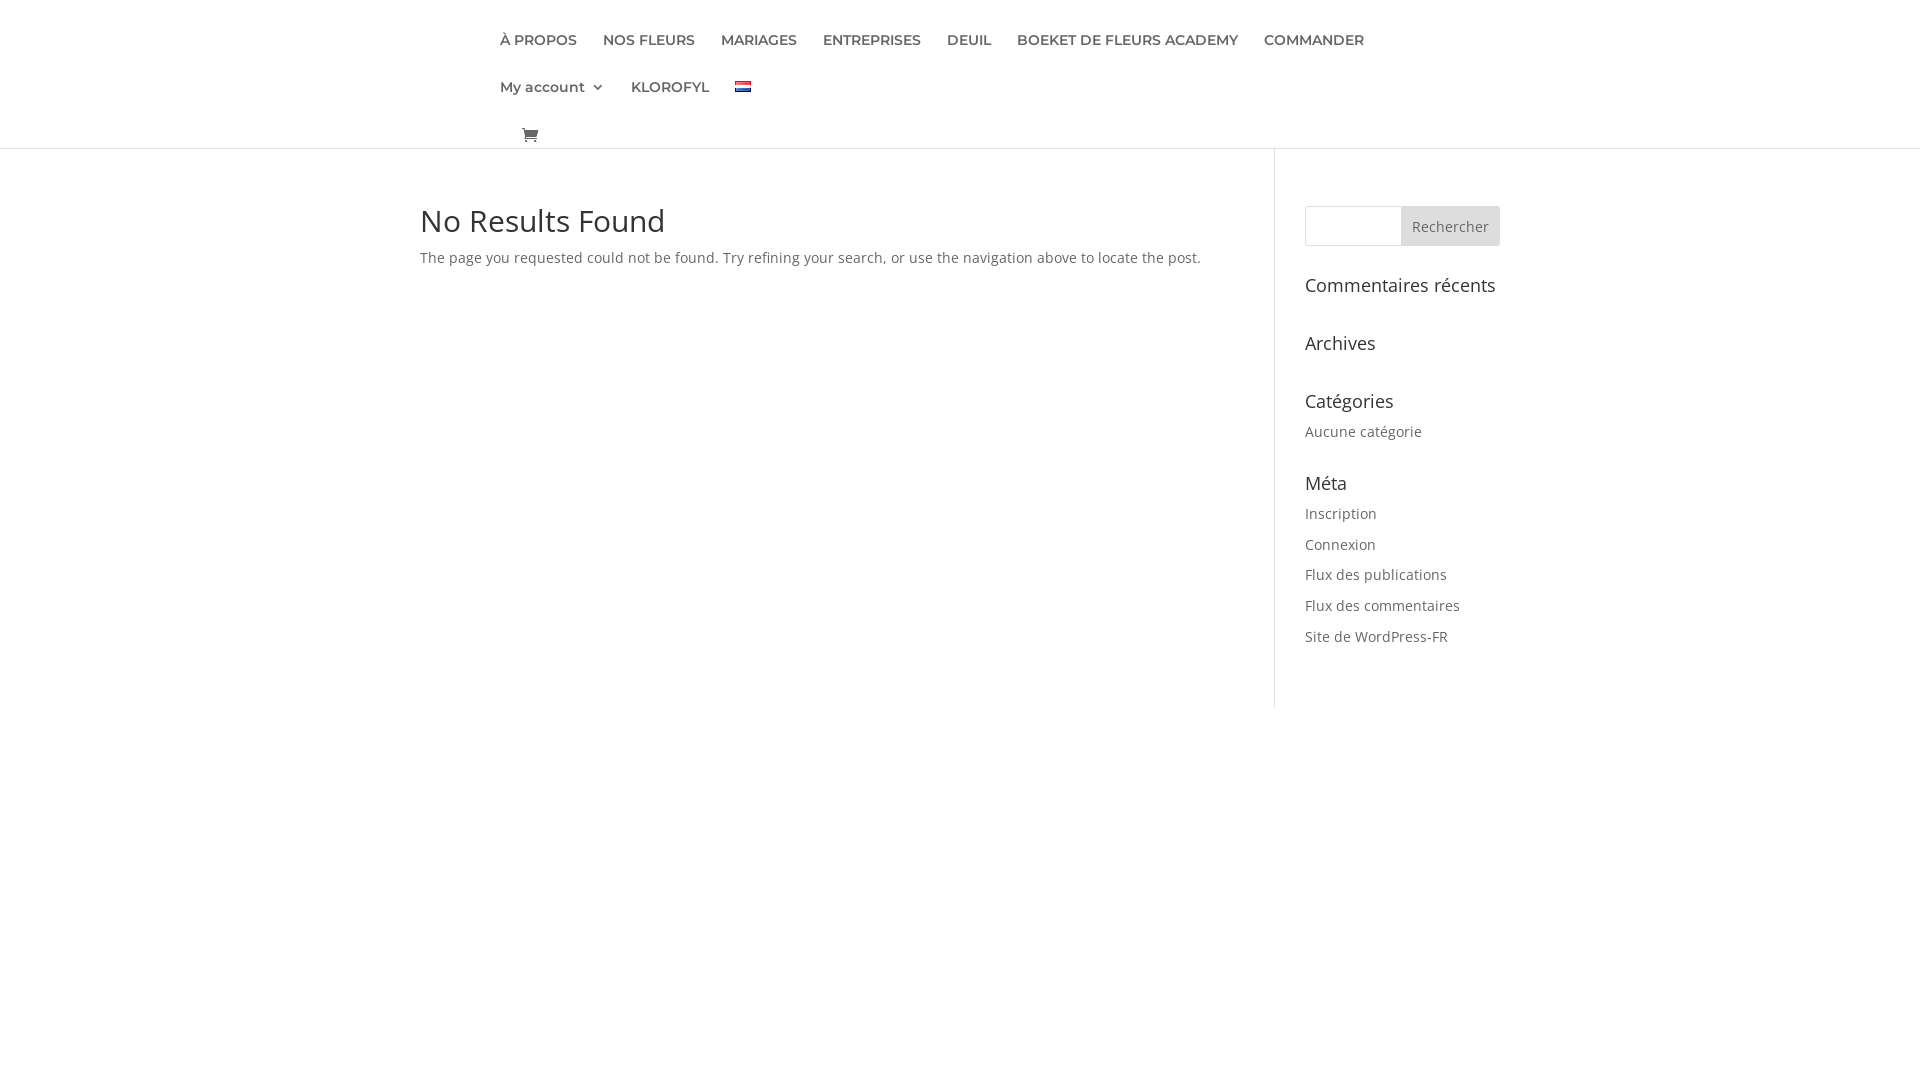  What do you see at coordinates (1375, 636) in the screenshot?
I see `'Site de WordPress-FR'` at bounding box center [1375, 636].